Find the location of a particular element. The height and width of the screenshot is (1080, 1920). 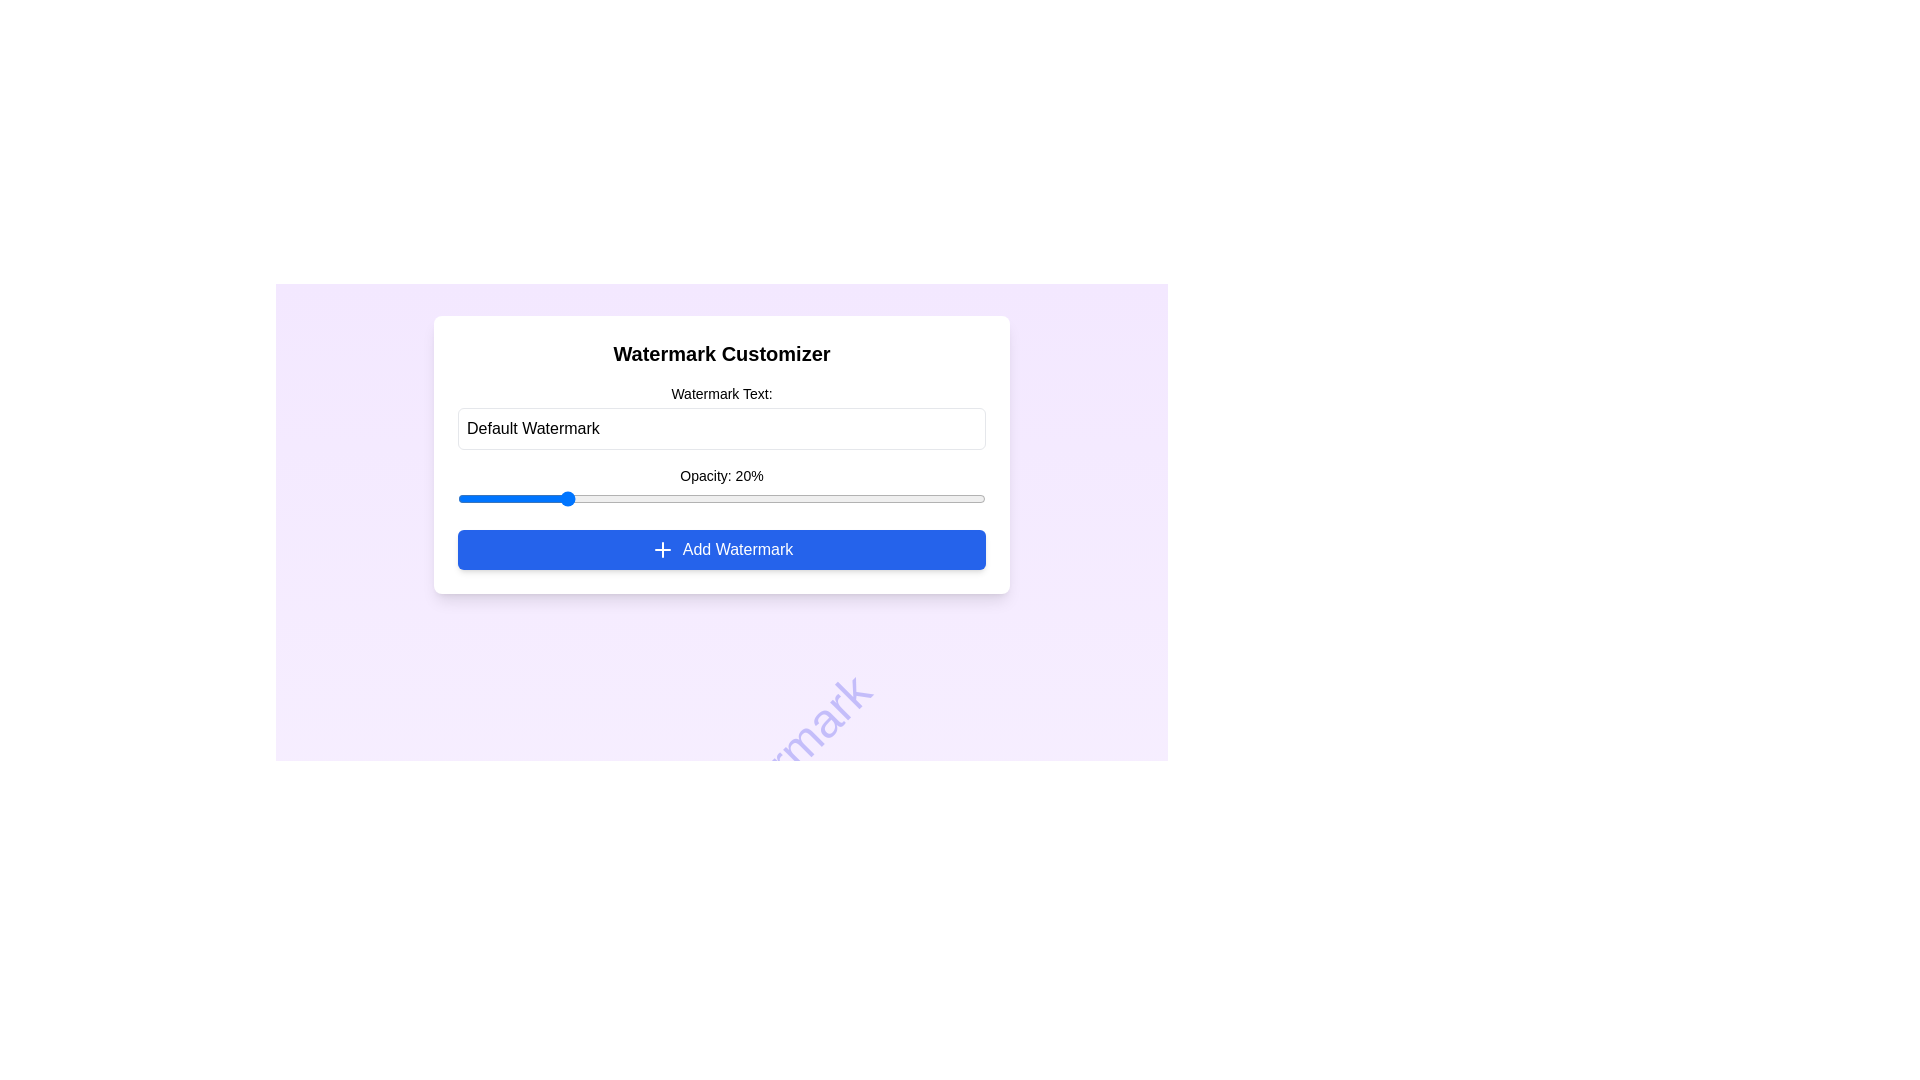

the text label 'Watermark Text:' which is located in the pop-up card labeled 'Watermark Customizer', positioned above the input box for 'Default Watermark' is located at coordinates (720, 393).